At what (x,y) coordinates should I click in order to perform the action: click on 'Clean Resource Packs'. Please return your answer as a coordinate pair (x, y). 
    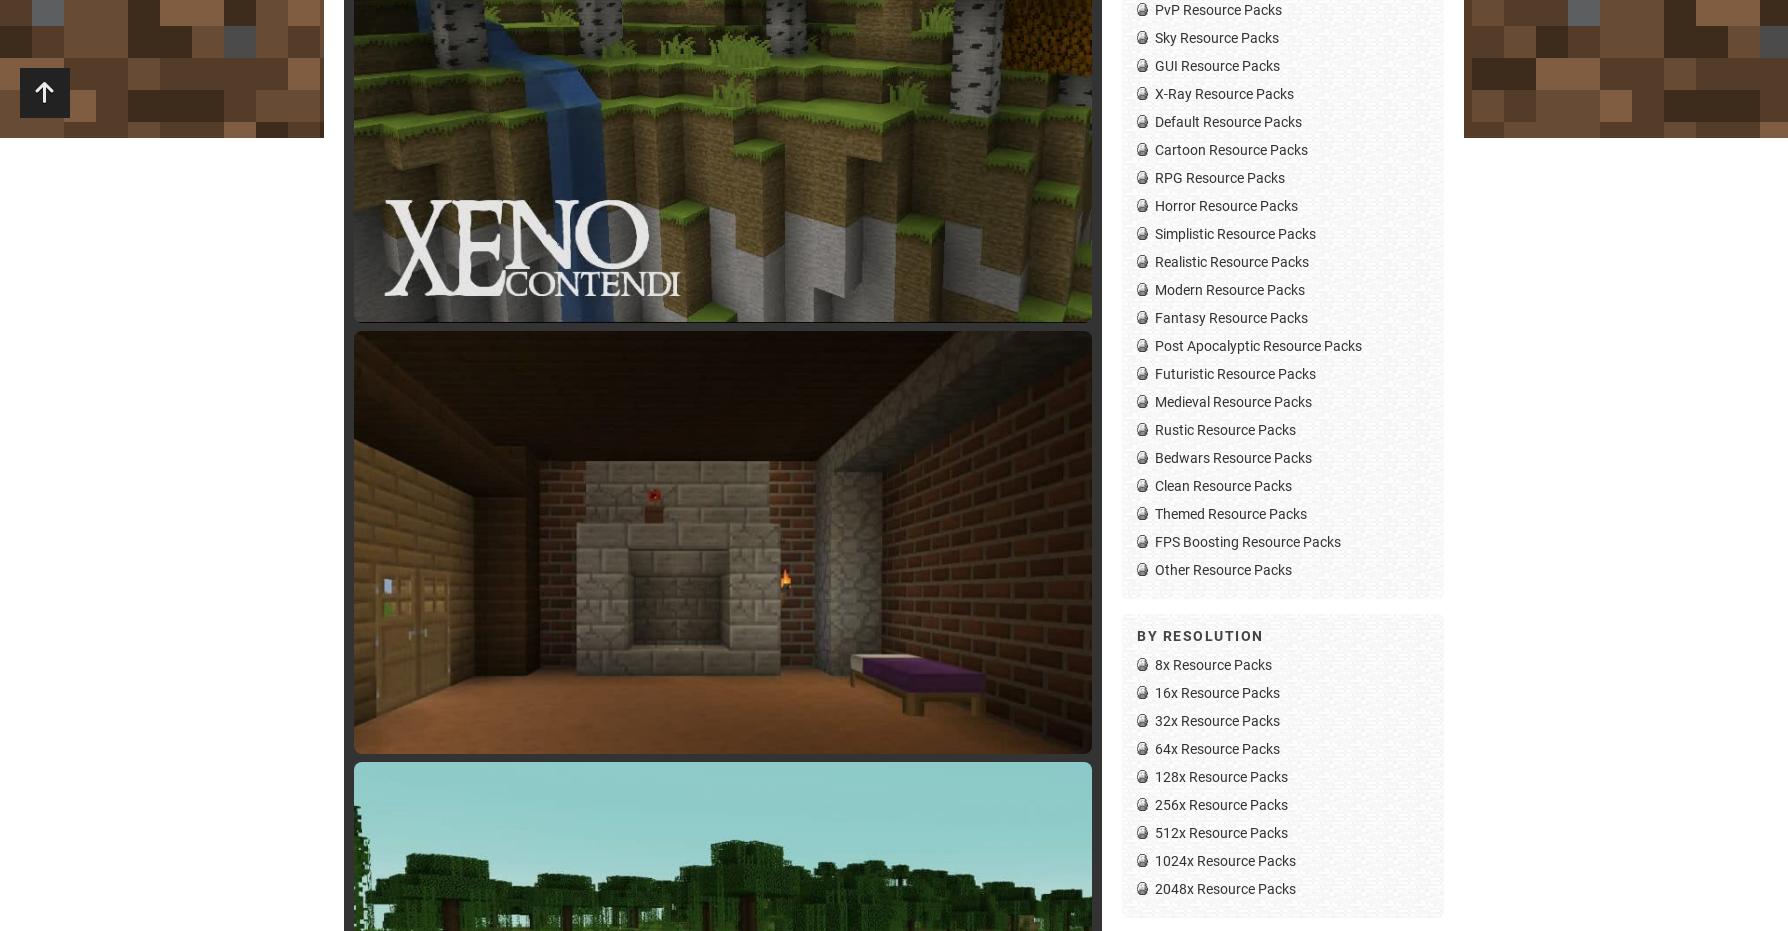
    Looking at the image, I should click on (1222, 484).